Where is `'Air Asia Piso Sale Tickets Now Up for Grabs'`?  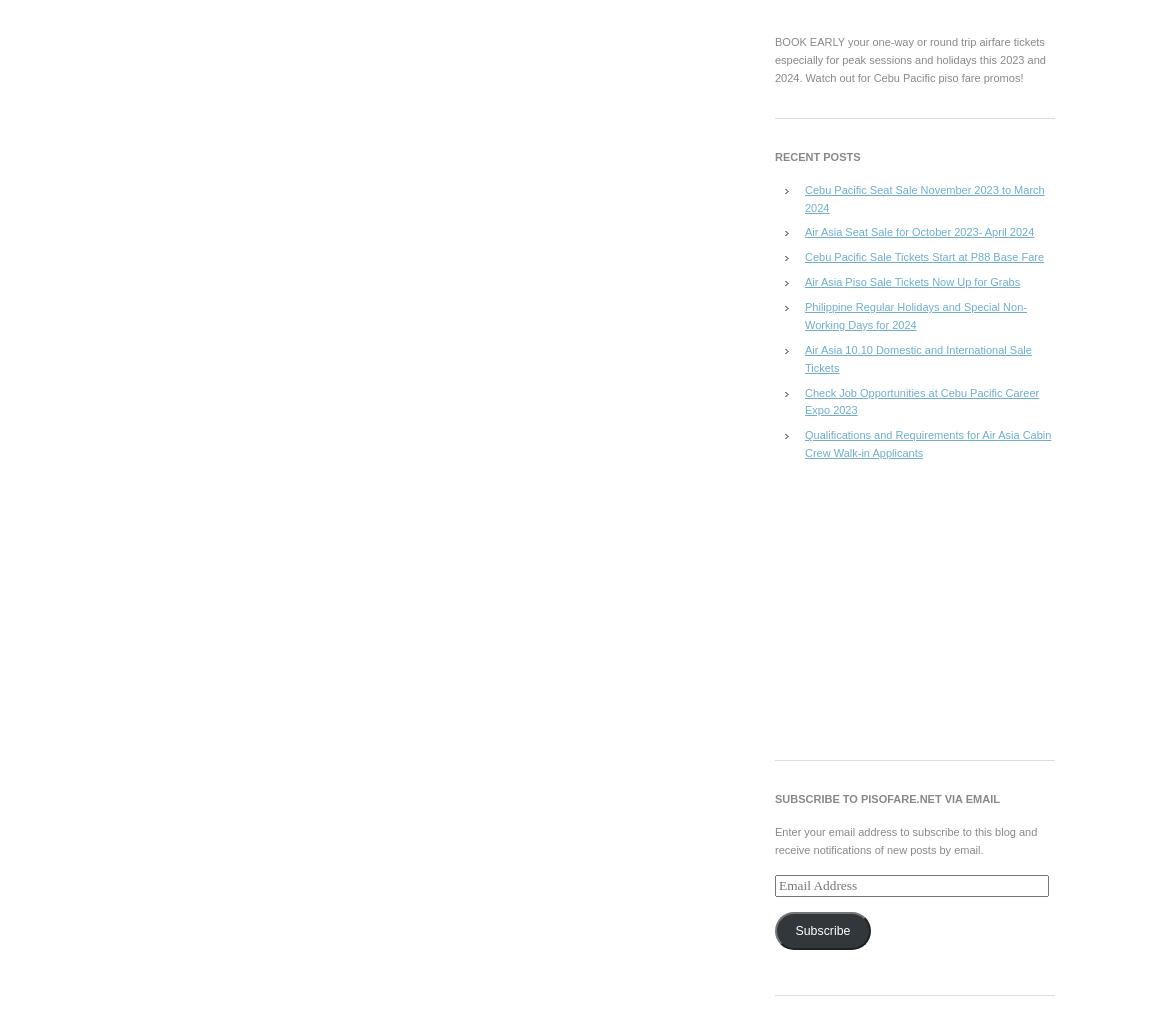 'Air Asia Piso Sale Tickets Now Up for Grabs' is located at coordinates (912, 281).